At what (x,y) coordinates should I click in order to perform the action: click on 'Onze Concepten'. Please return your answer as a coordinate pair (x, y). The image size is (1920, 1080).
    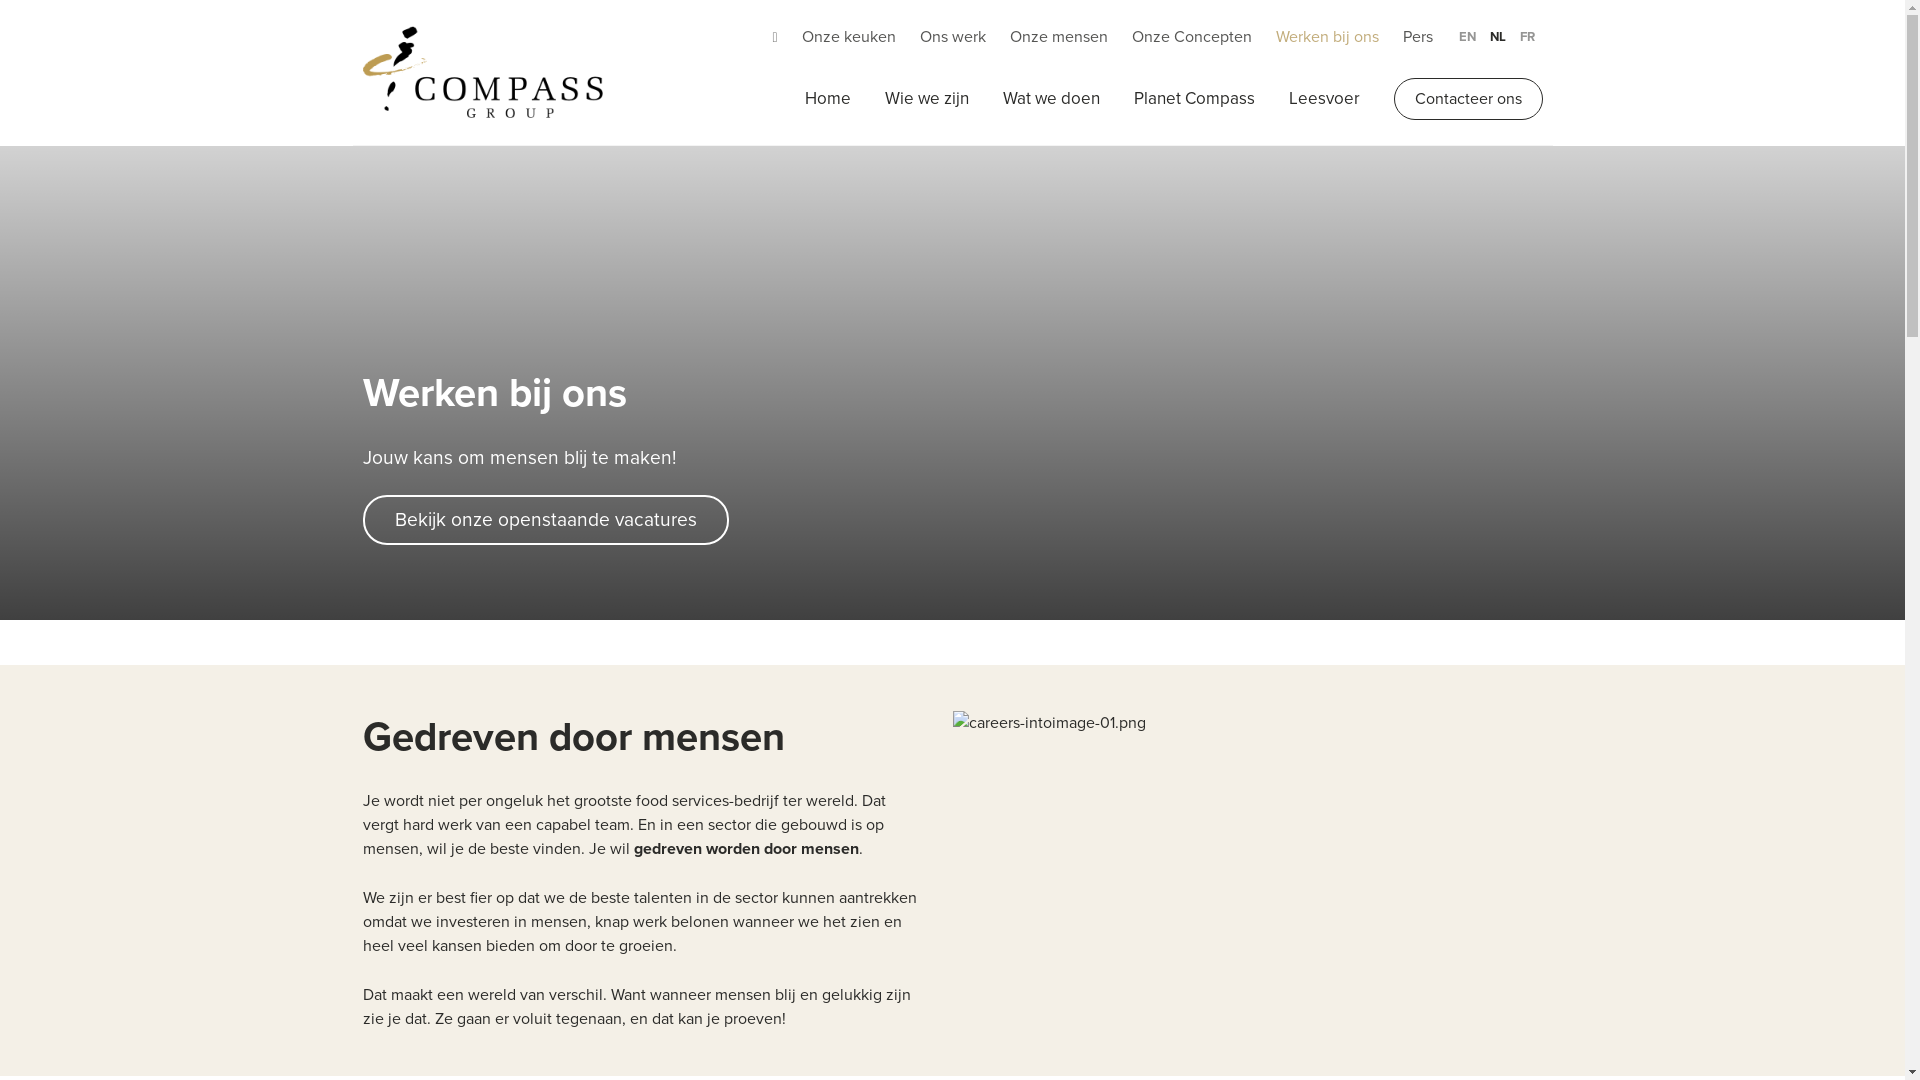
    Looking at the image, I should click on (1191, 37).